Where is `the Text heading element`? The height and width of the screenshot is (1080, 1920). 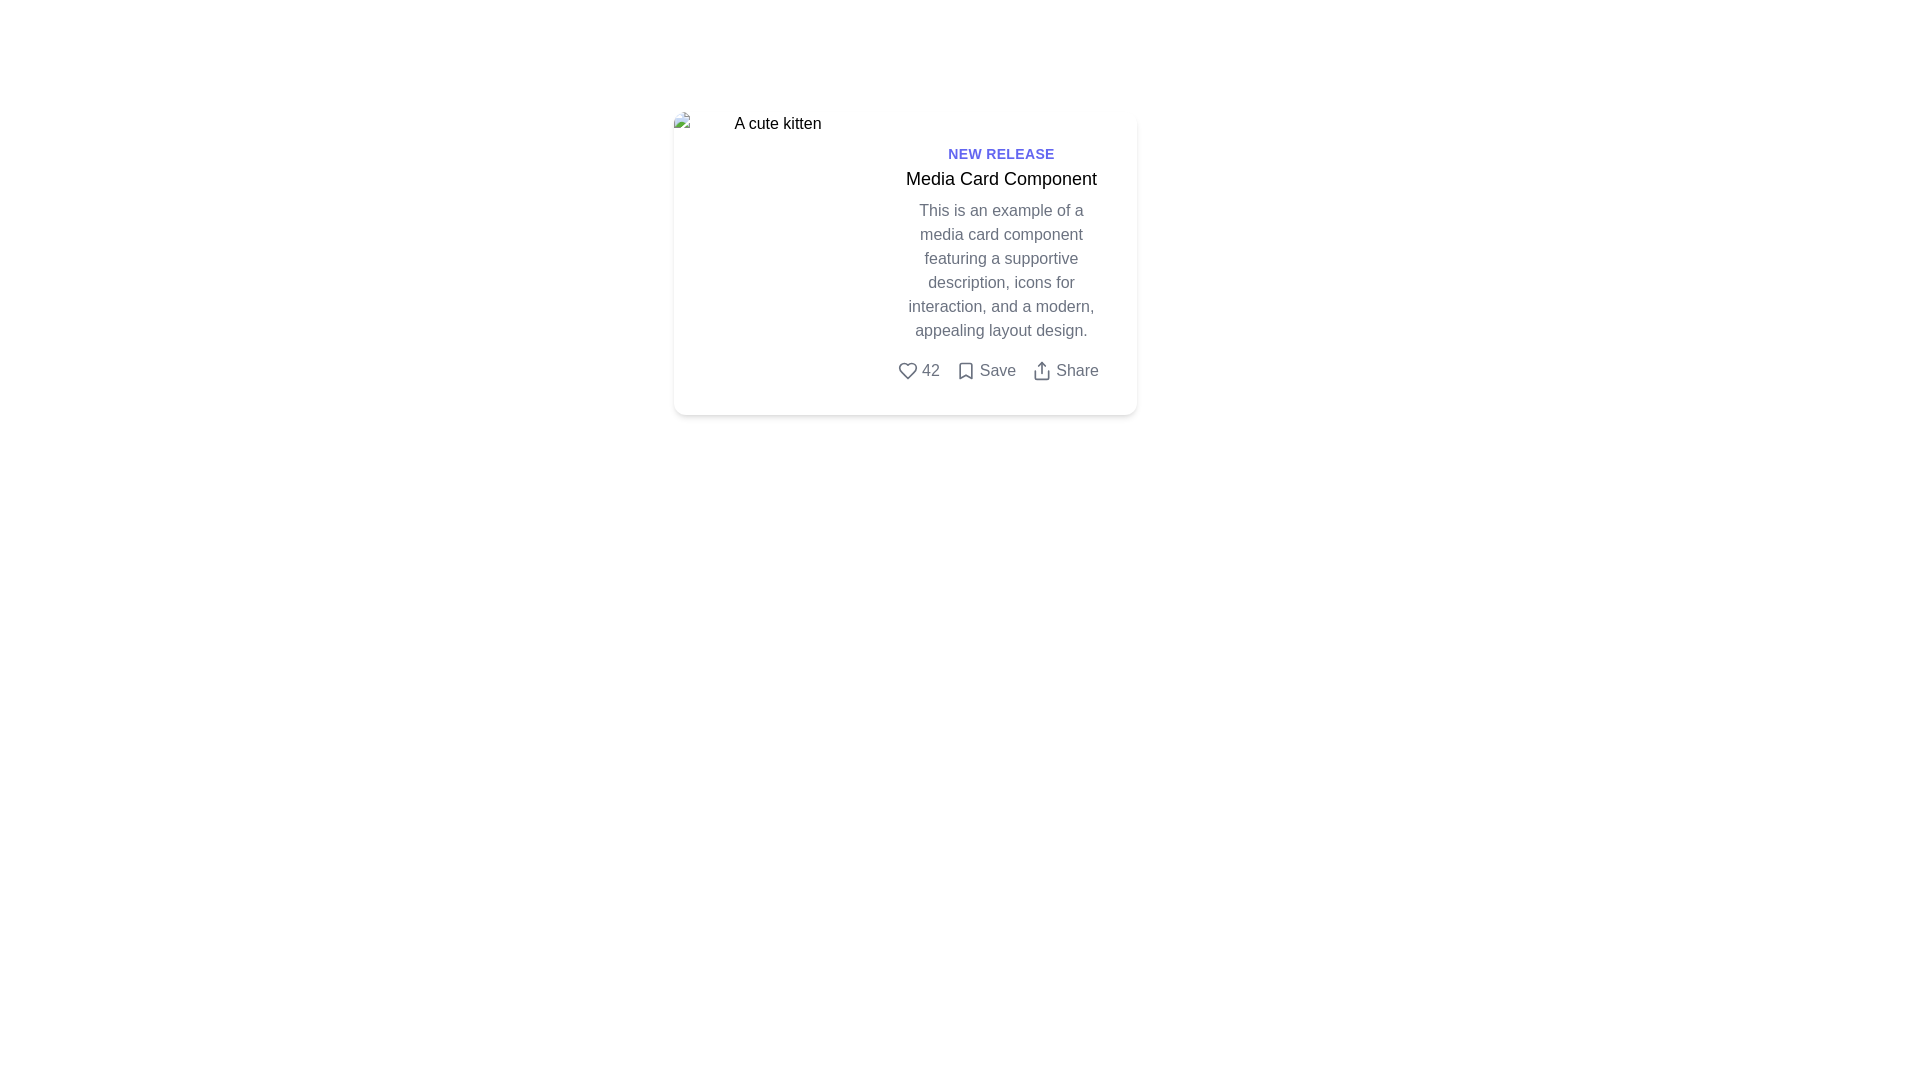
the Text heading element is located at coordinates (1001, 178).